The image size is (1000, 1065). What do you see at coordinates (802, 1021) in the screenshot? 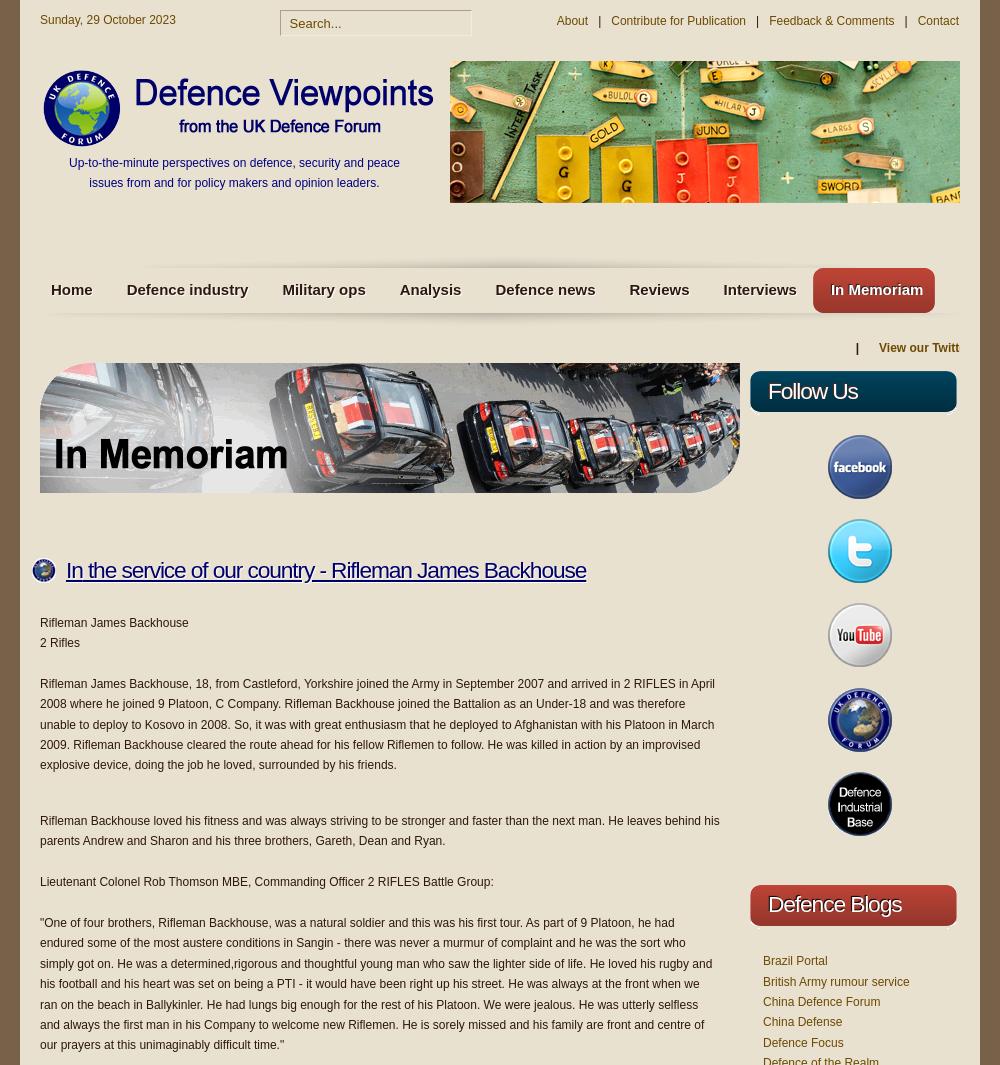
I see `'China Defense'` at bounding box center [802, 1021].